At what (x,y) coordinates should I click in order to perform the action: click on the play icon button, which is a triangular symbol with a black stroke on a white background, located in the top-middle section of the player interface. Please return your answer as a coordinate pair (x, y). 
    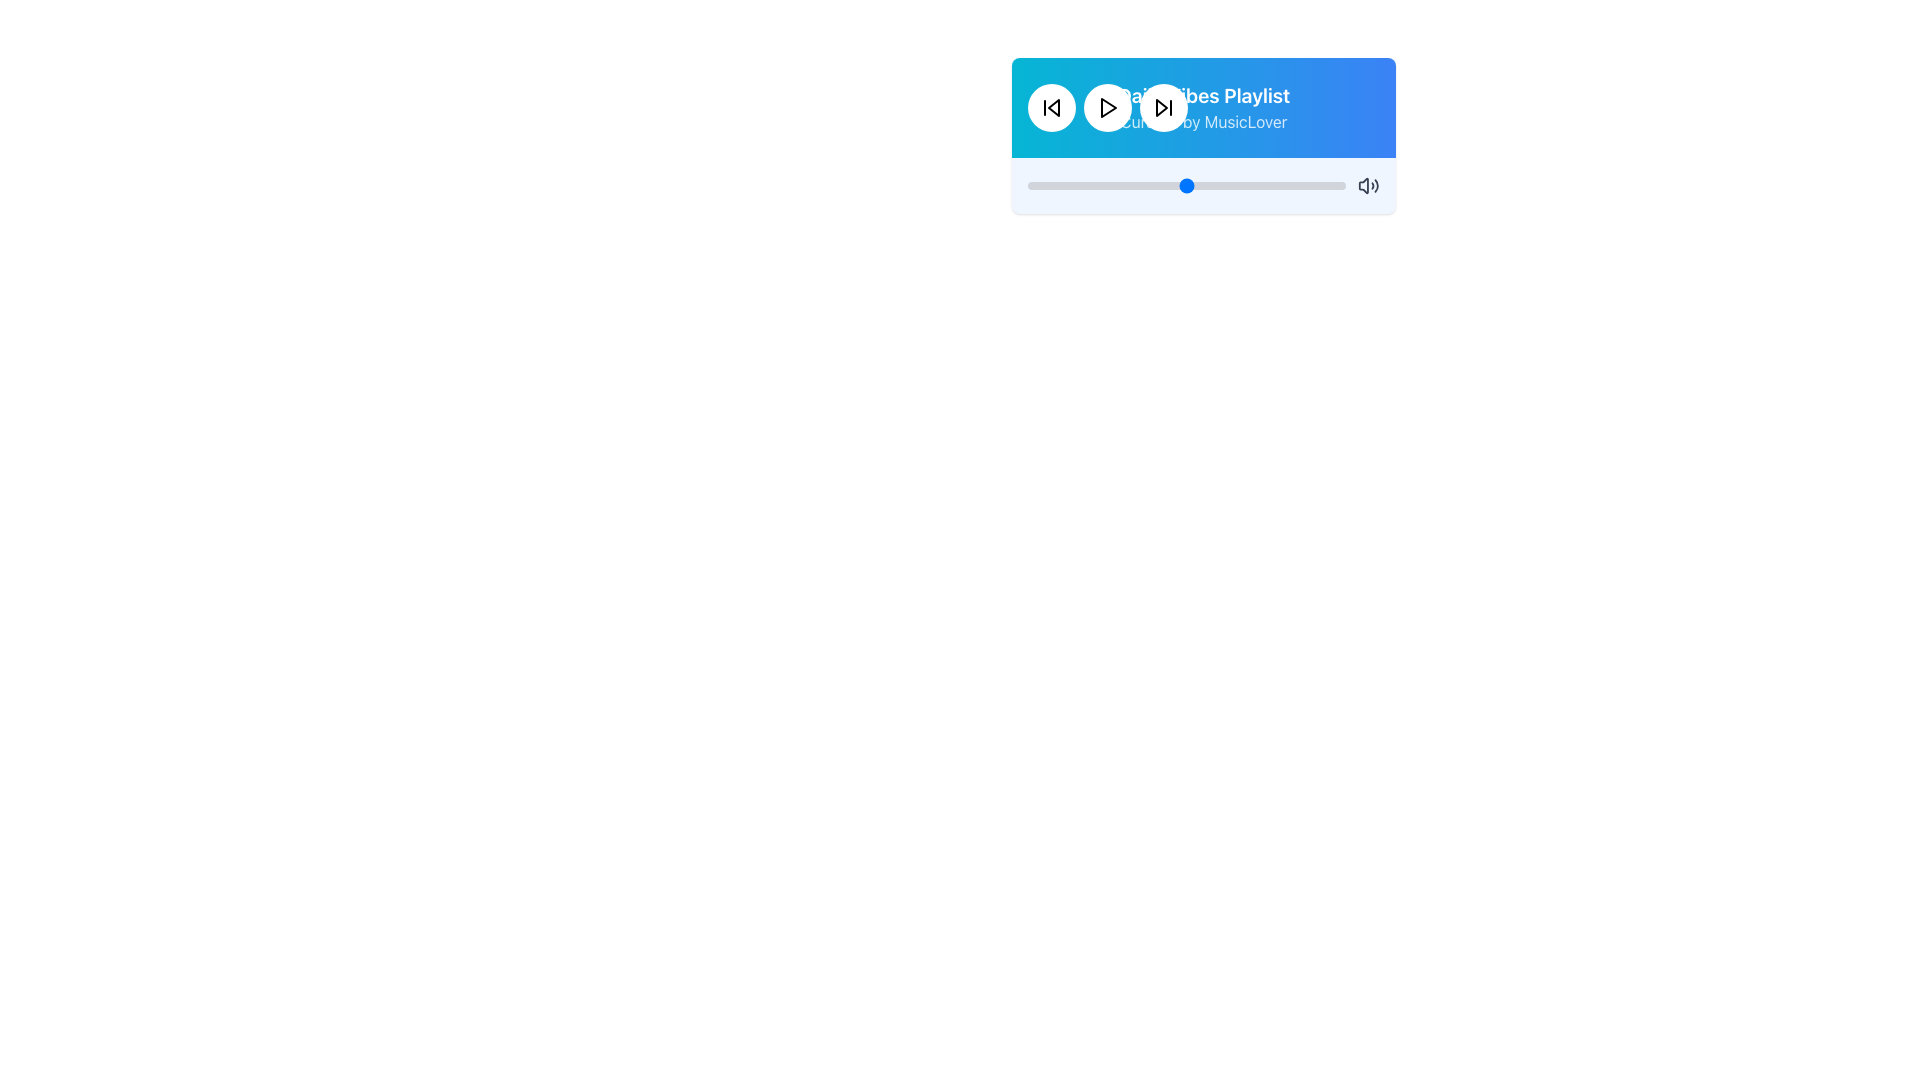
    Looking at the image, I should click on (1107, 108).